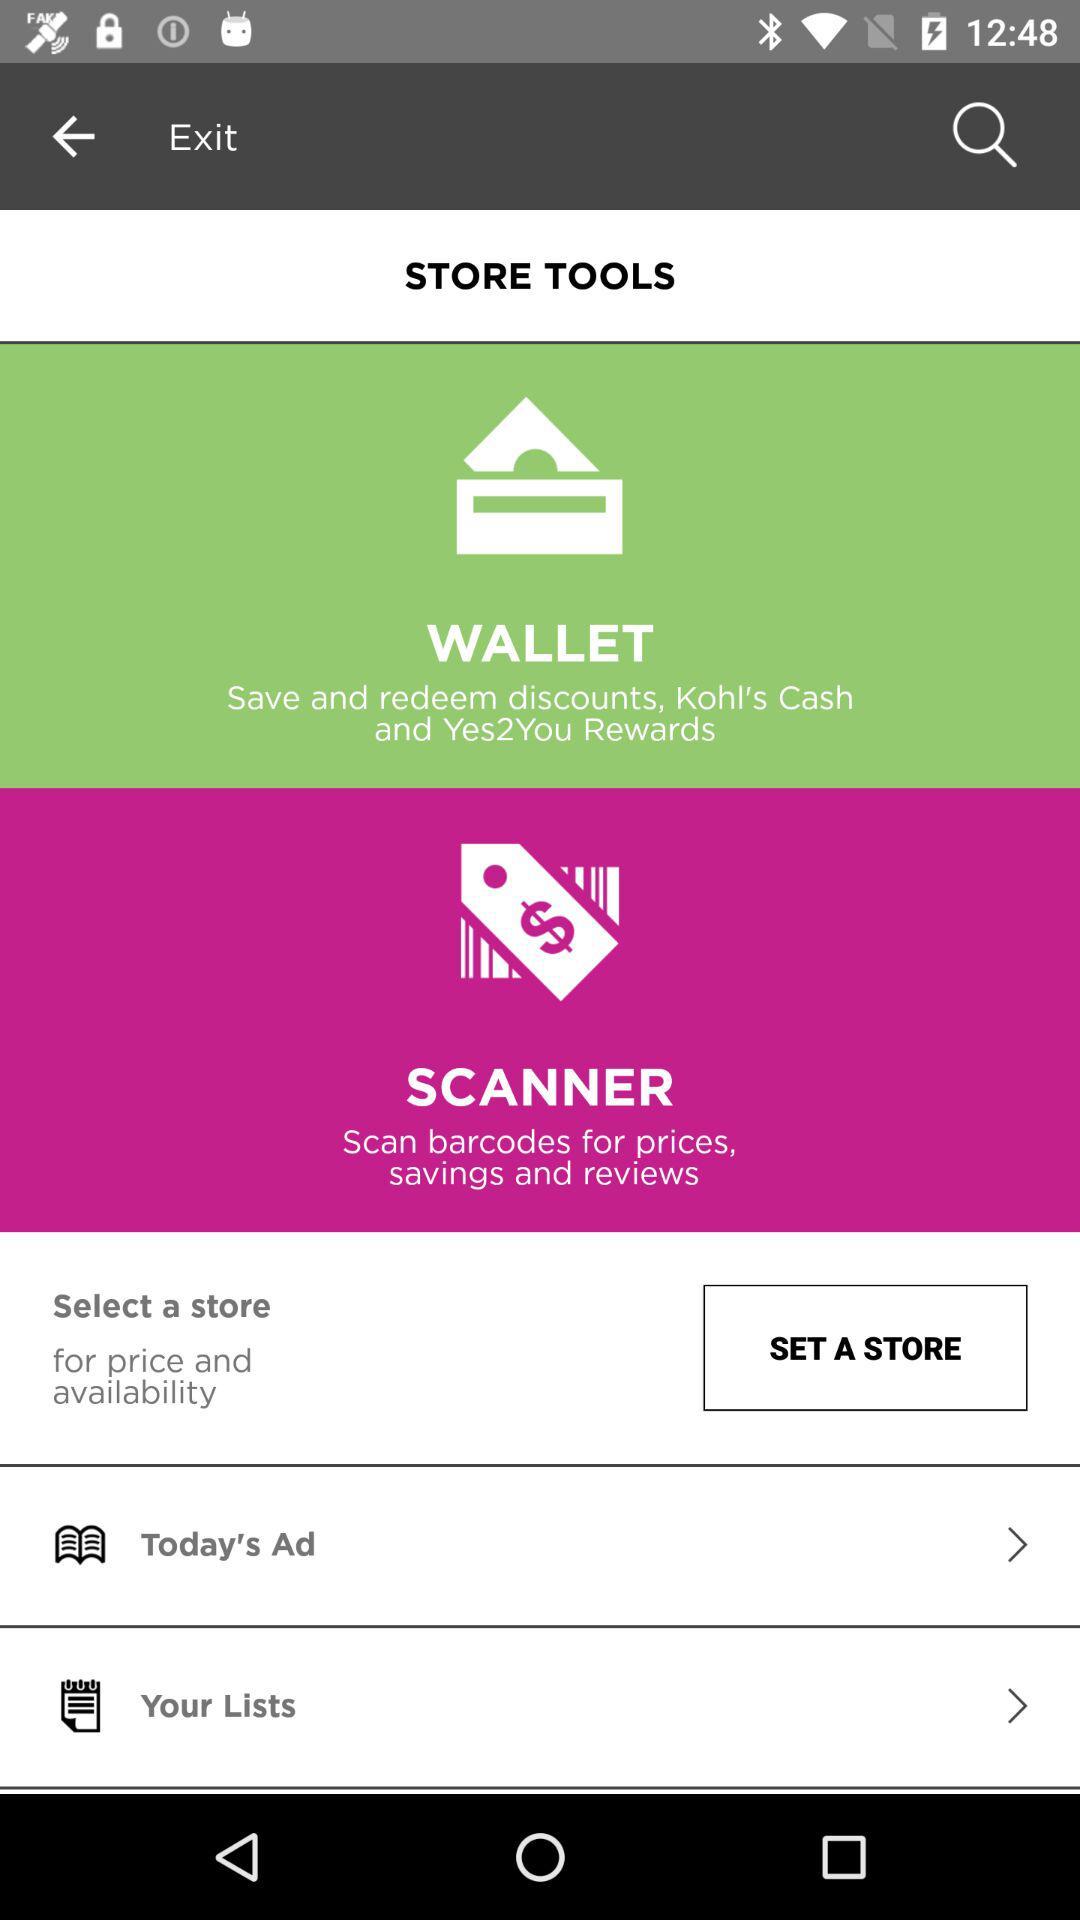 This screenshot has width=1080, height=1920. I want to click on for search, so click(980, 135).